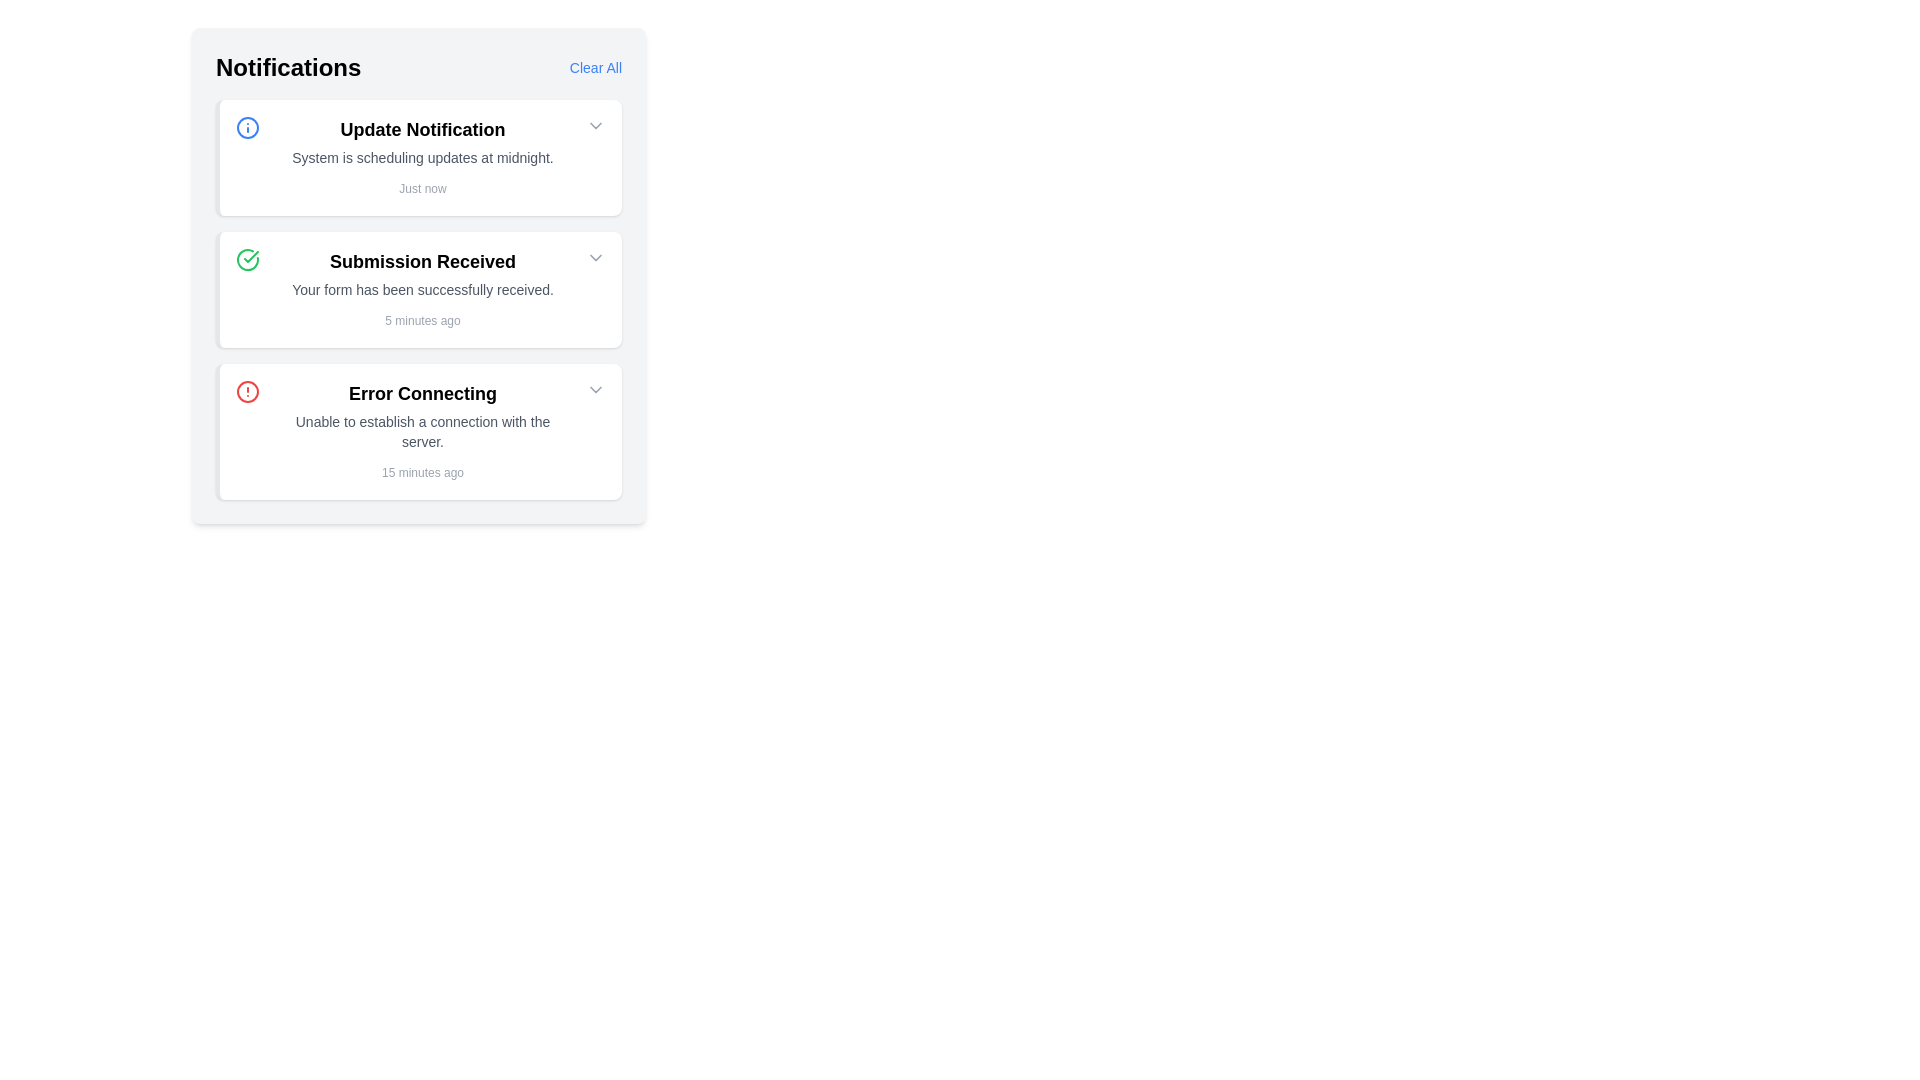  What do you see at coordinates (594, 67) in the screenshot?
I see `the hyperlink in the top-right corner of the notifications section to clear all notifications` at bounding box center [594, 67].